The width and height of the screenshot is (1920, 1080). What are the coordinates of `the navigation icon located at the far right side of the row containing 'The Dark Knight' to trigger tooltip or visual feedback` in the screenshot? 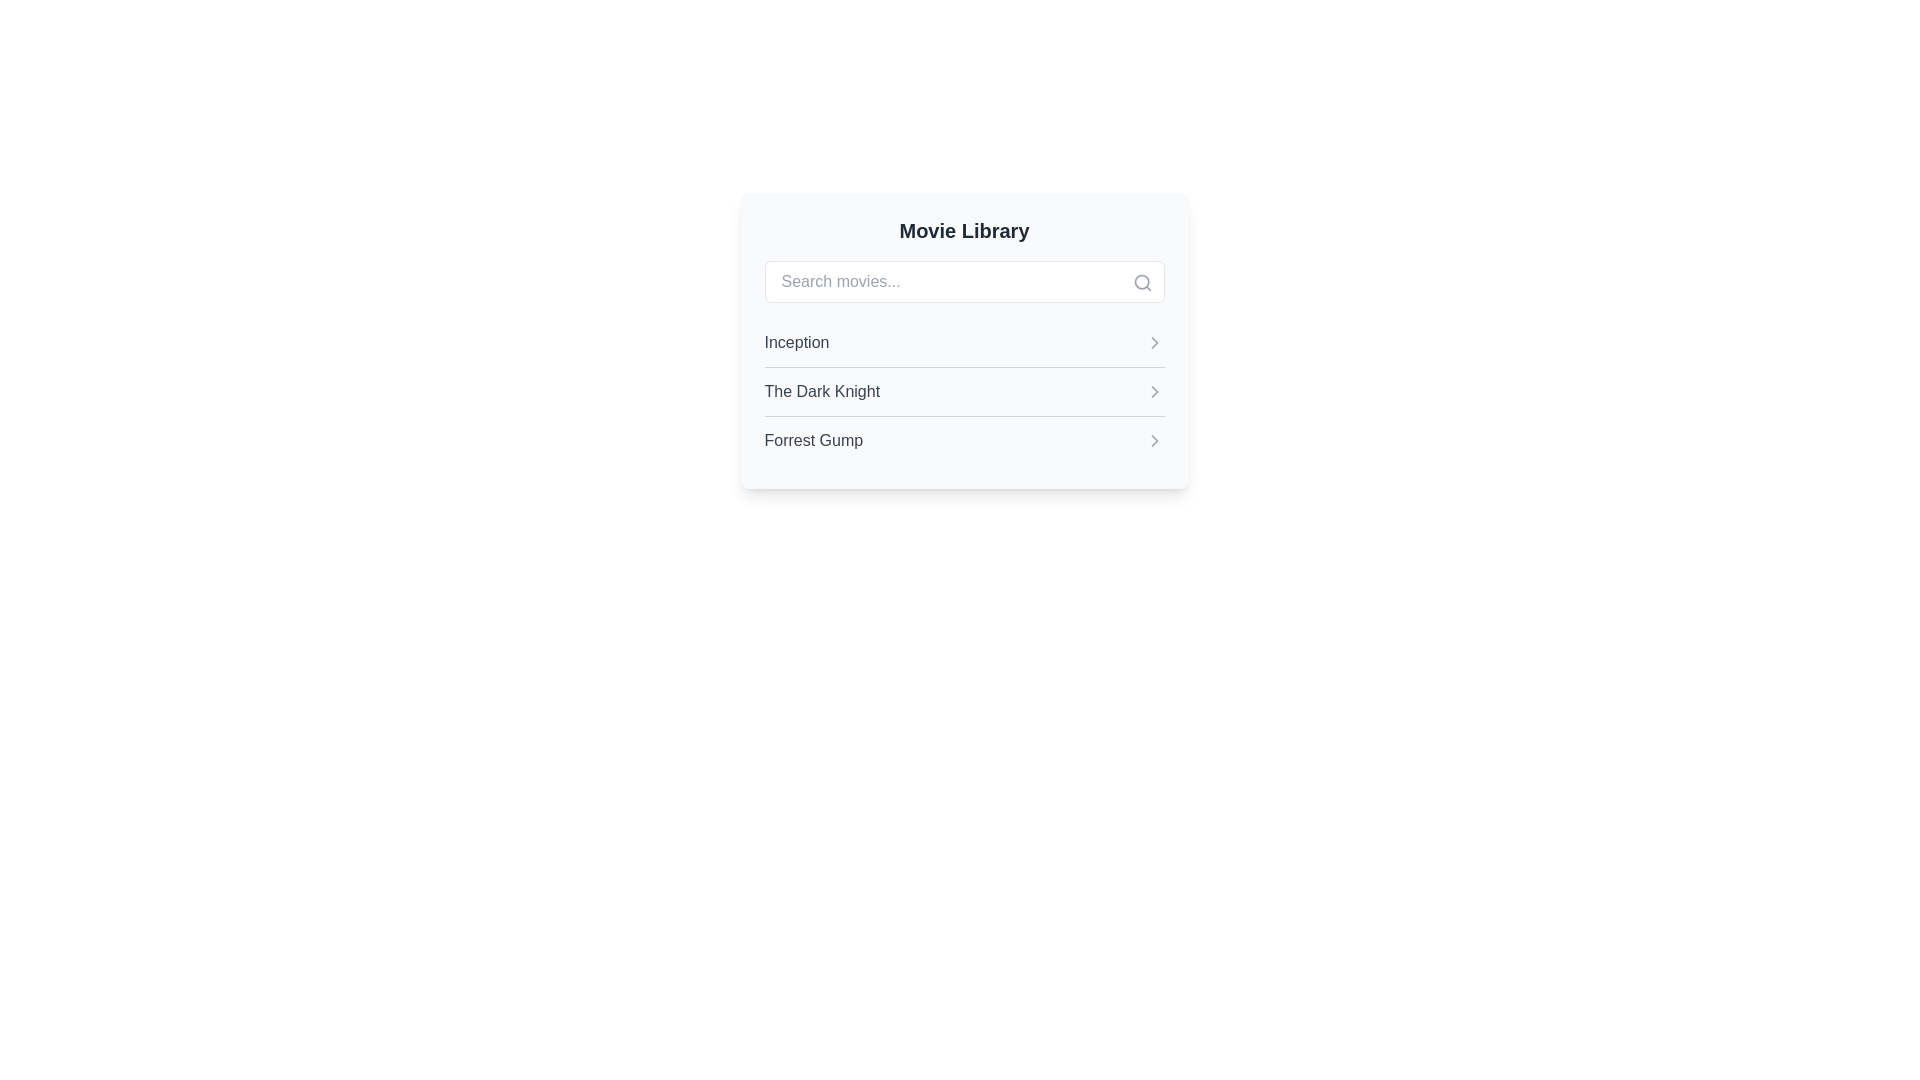 It's located at (1154, 392).